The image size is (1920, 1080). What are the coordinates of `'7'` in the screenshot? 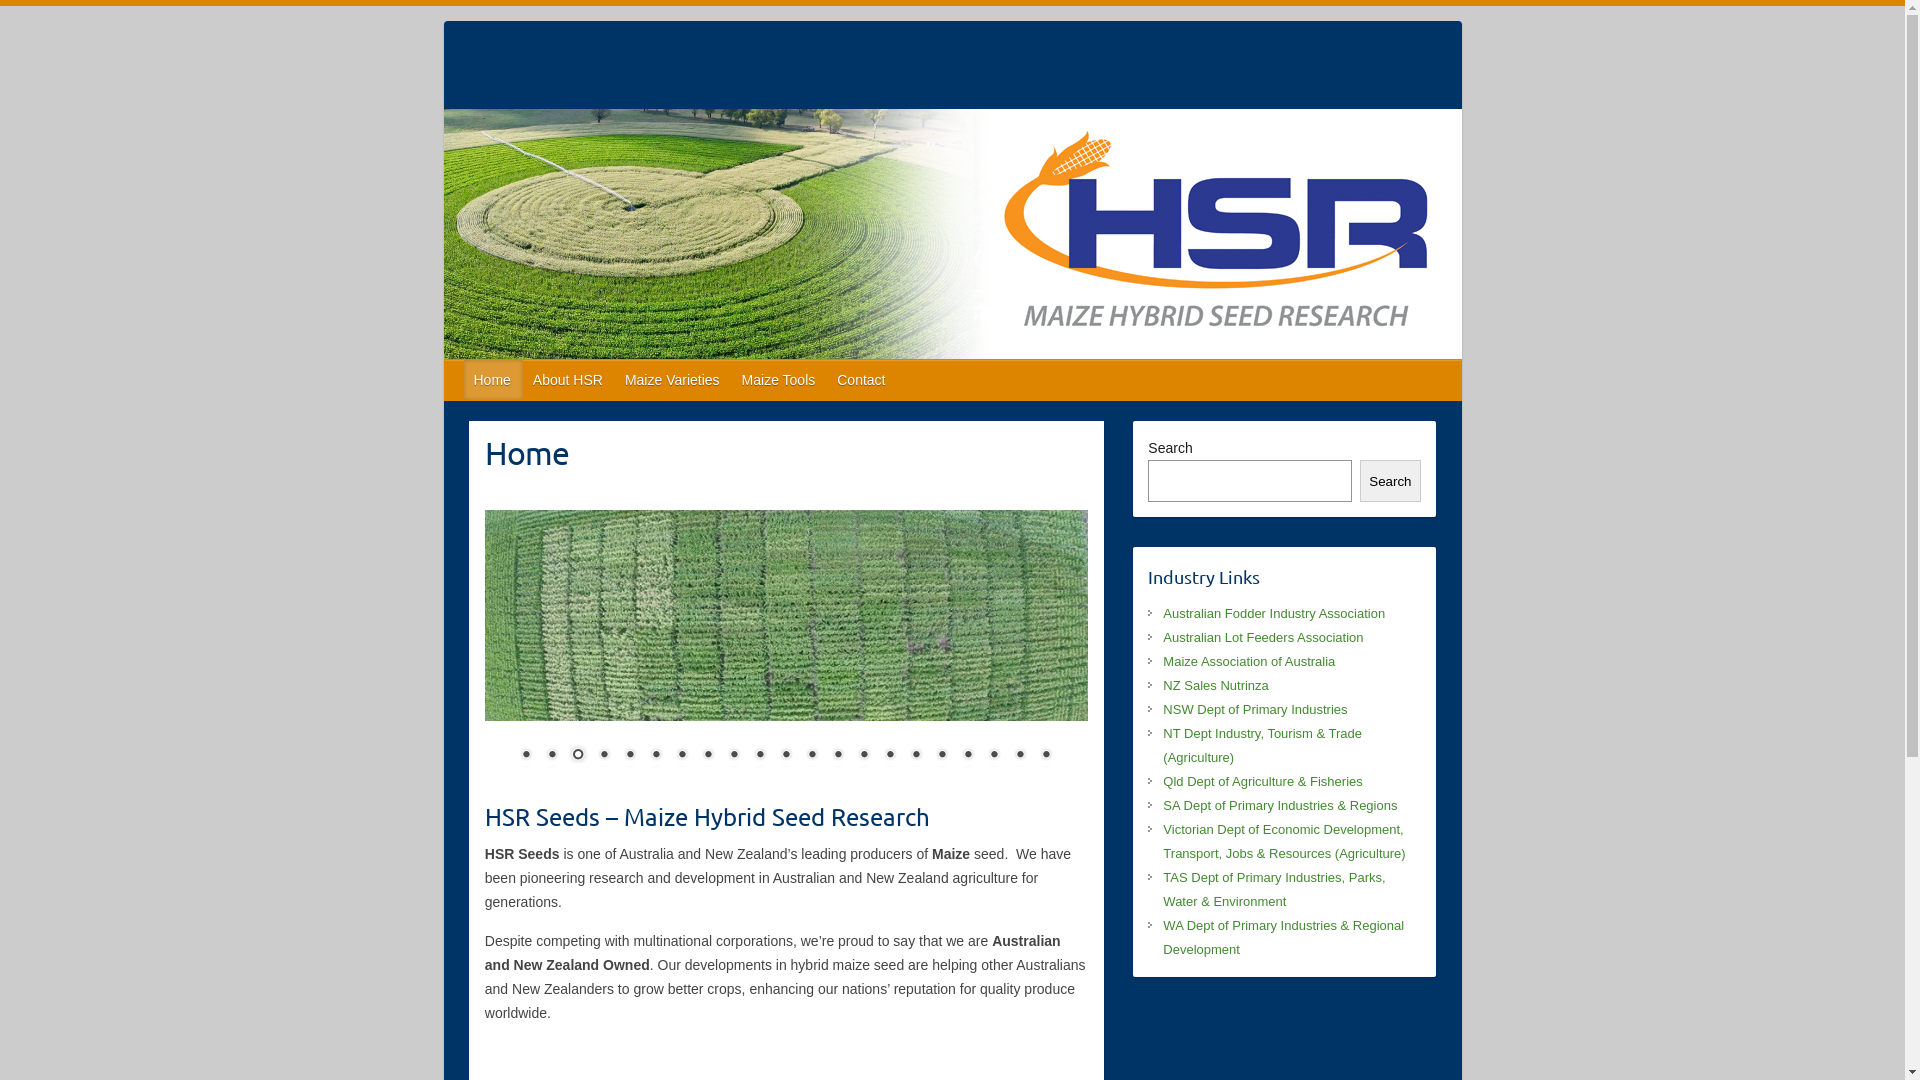 It's located at (681, 756).